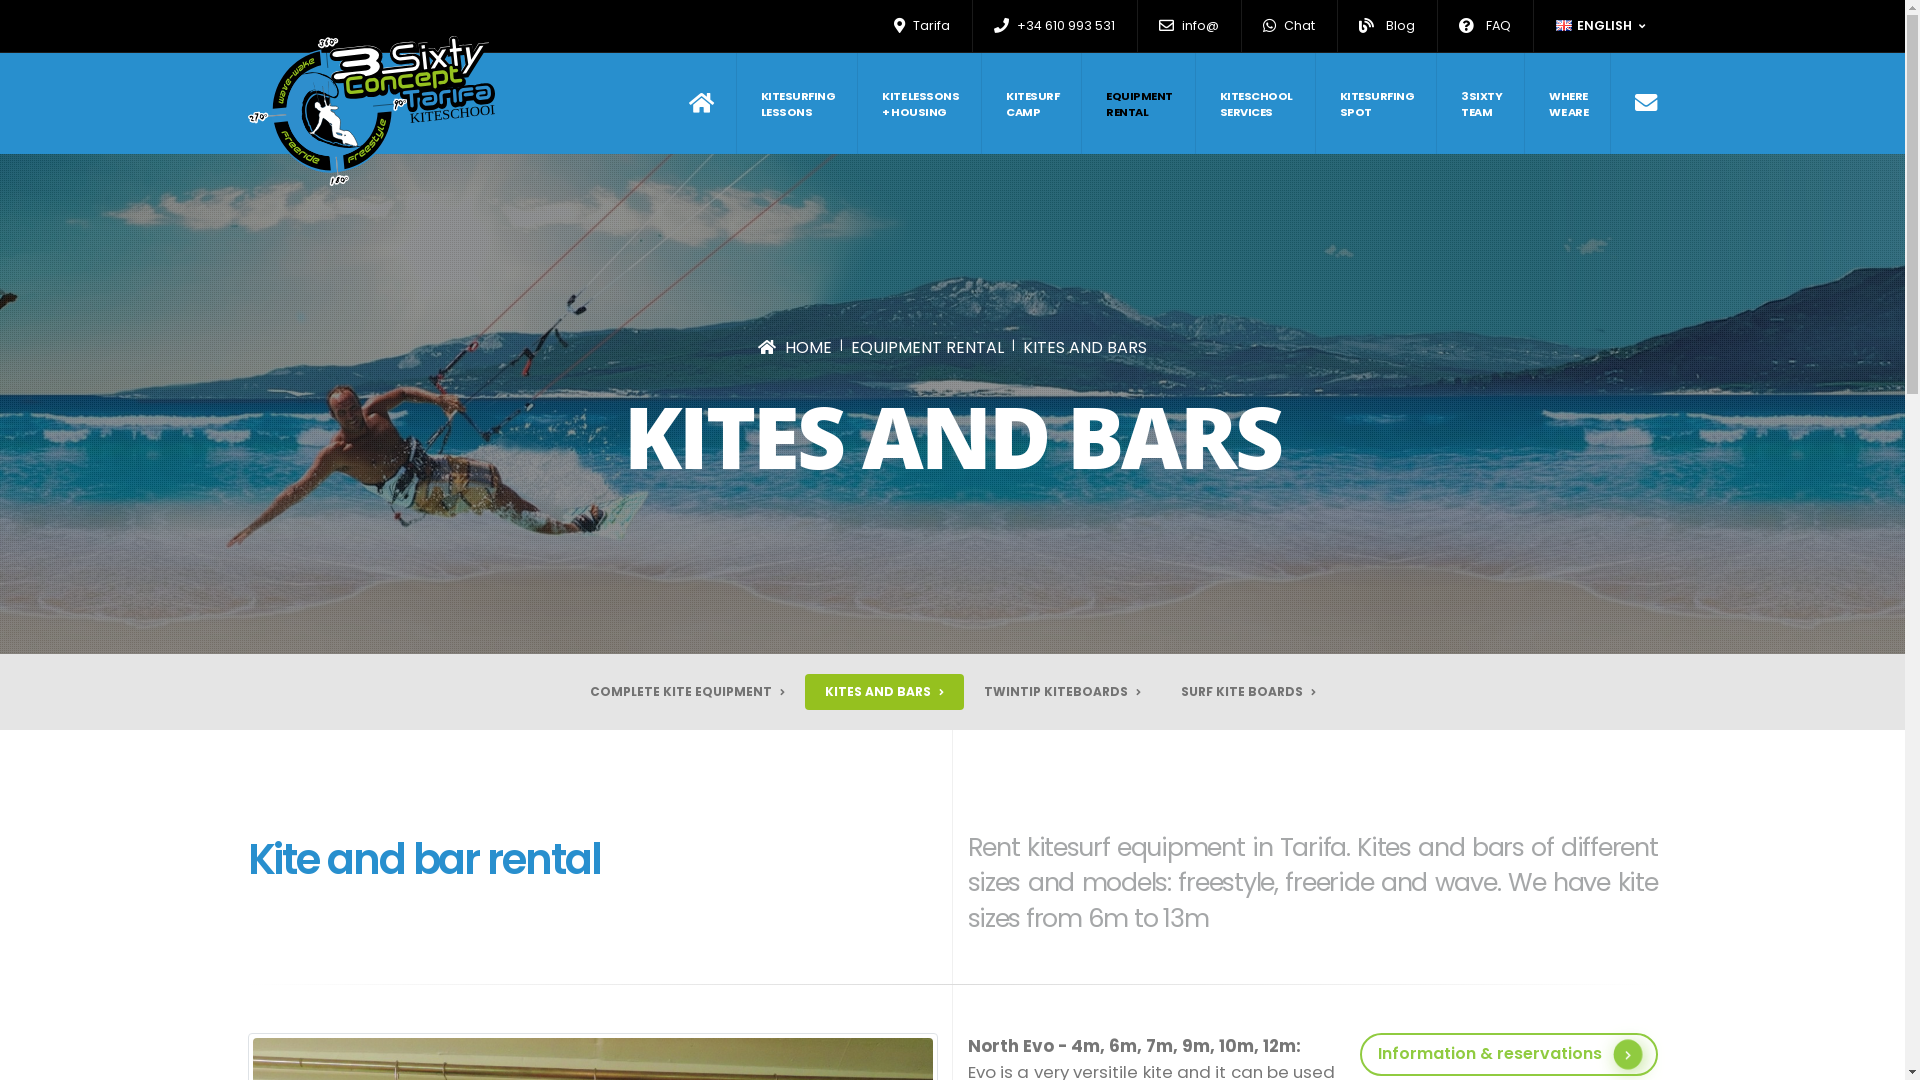 The height and width of the screenshot is (1080, 1920). I want to click on 'KITESURF CAMP', so click(983, 103).